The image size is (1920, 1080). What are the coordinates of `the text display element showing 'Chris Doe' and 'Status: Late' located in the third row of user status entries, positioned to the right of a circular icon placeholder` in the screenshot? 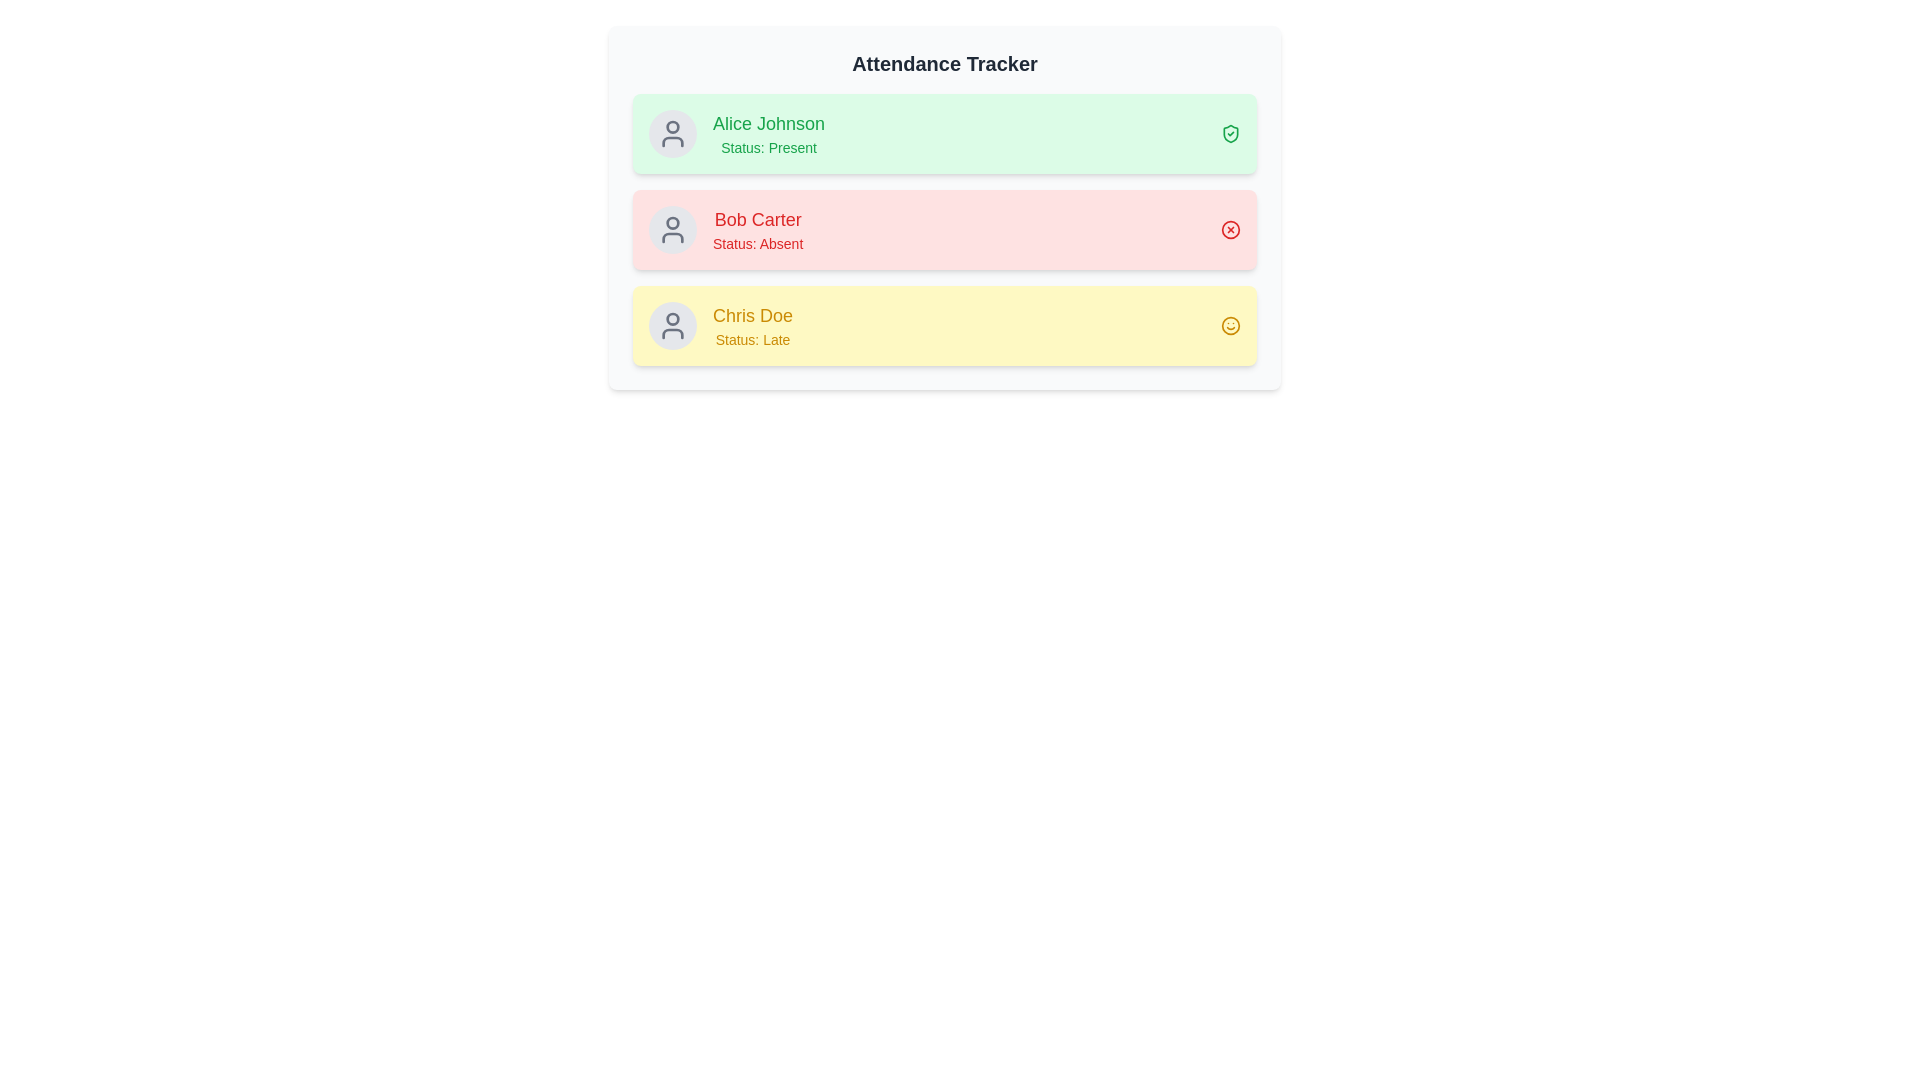 It's located at (752, 325).